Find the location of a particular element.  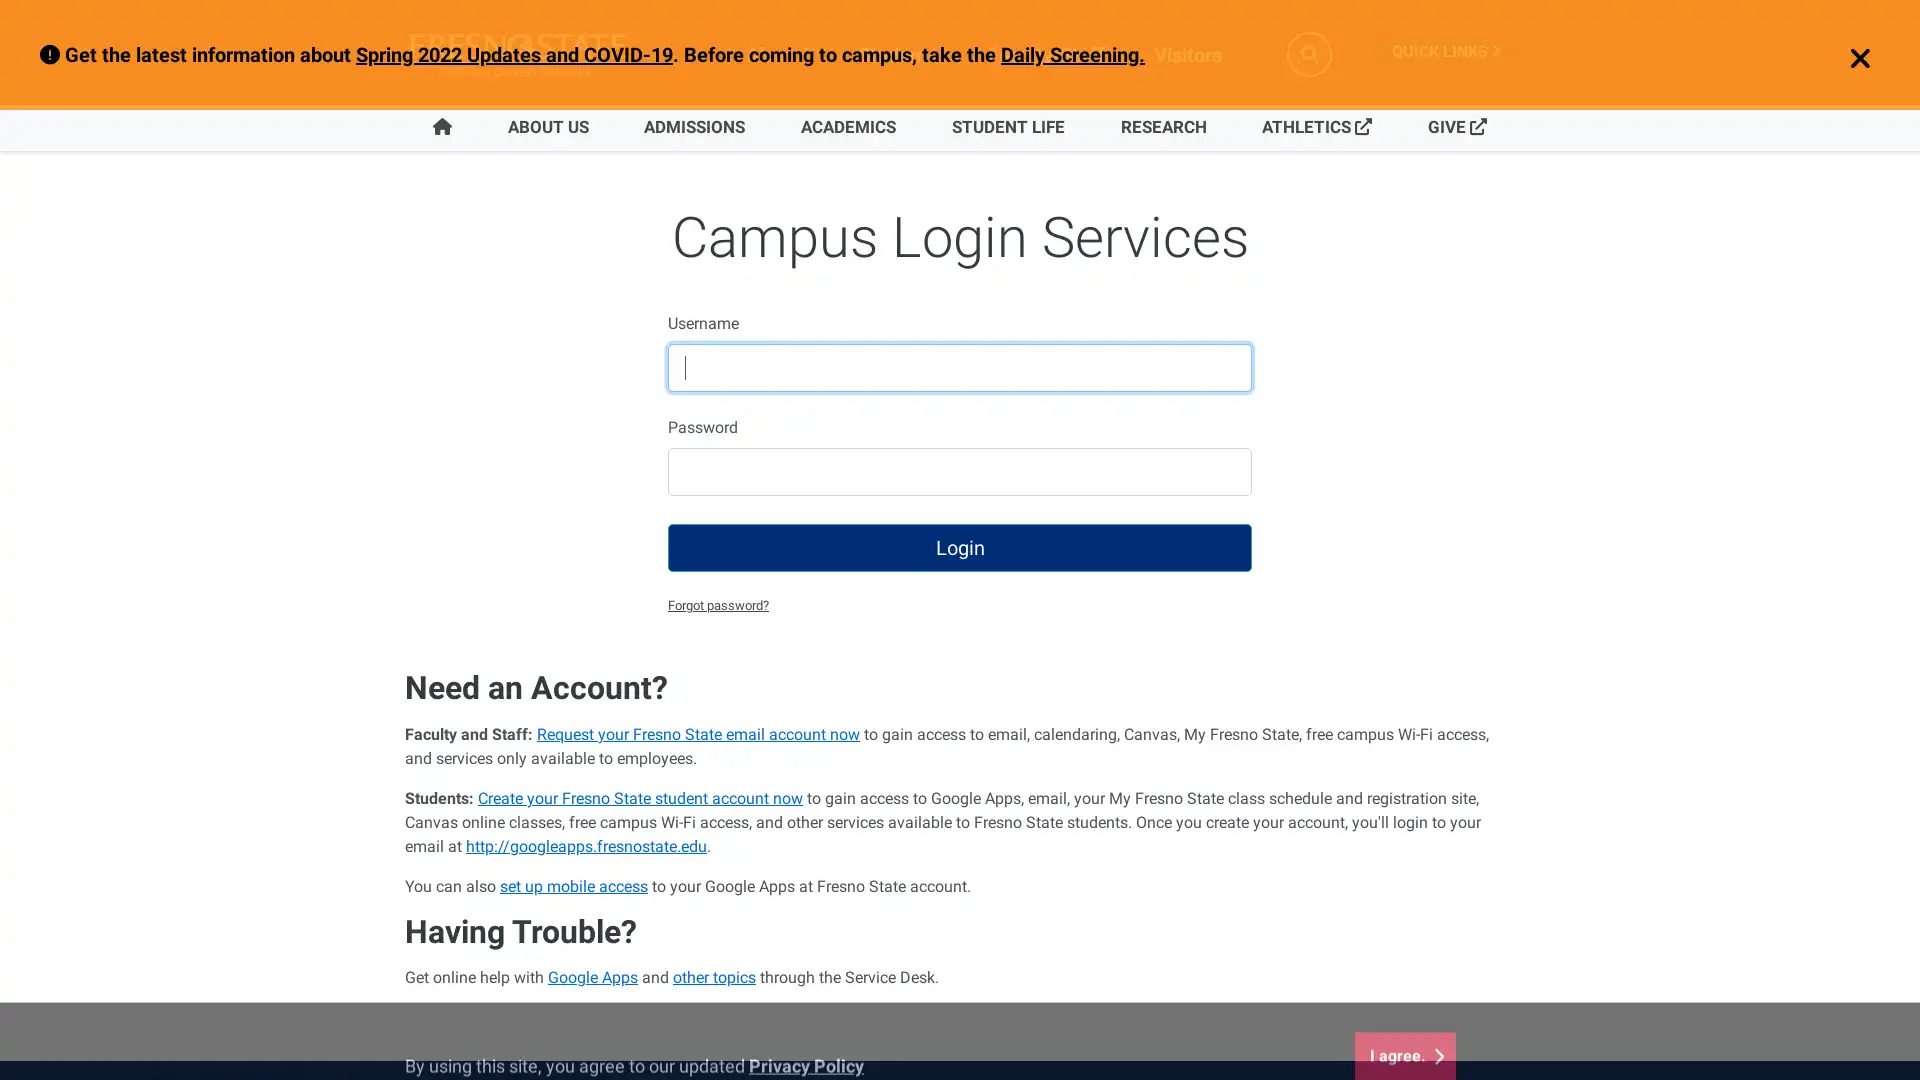

Login is located at coordinates (960, 547).